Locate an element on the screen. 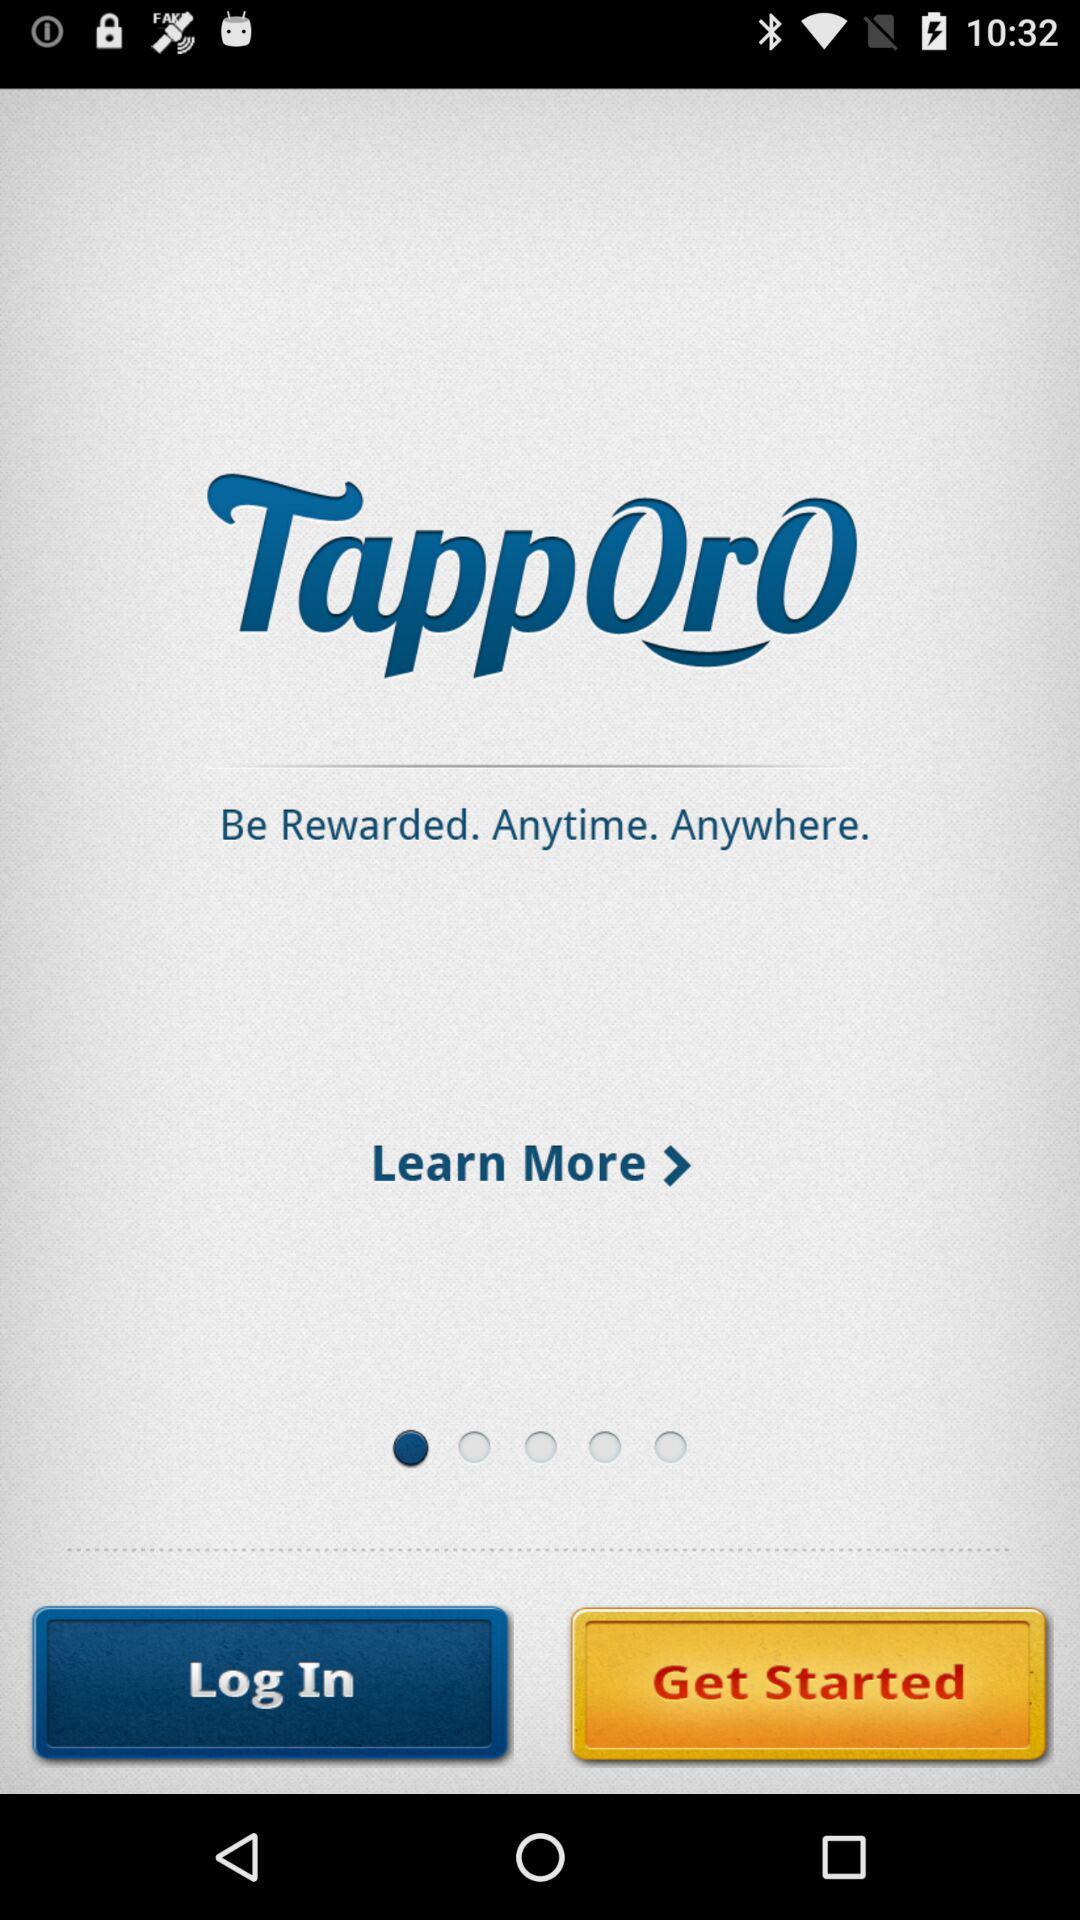  press to get started is located at coordinates (810, 1685).